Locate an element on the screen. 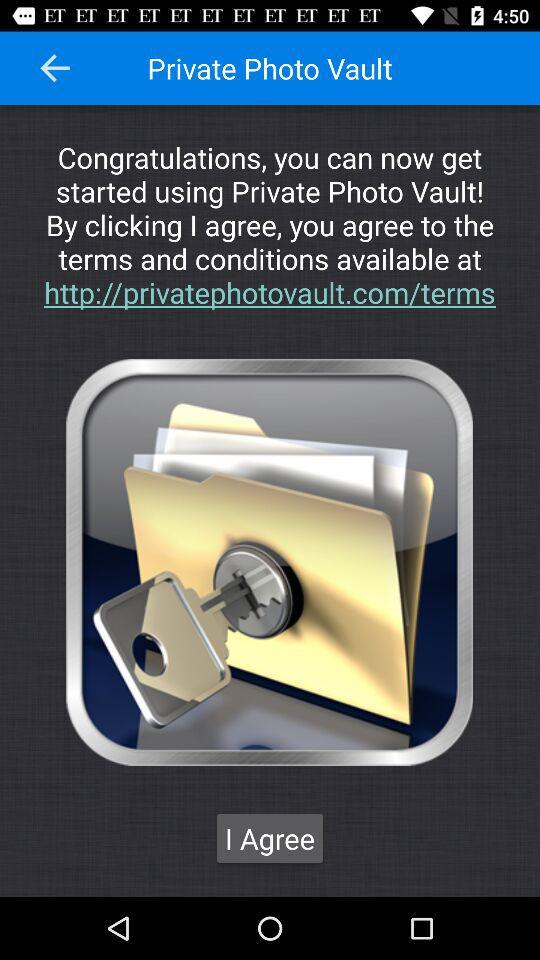 The height and width of the screenshot is (960, 540). the item to the left of private photo vault icon is located at coordinates (55, 68).